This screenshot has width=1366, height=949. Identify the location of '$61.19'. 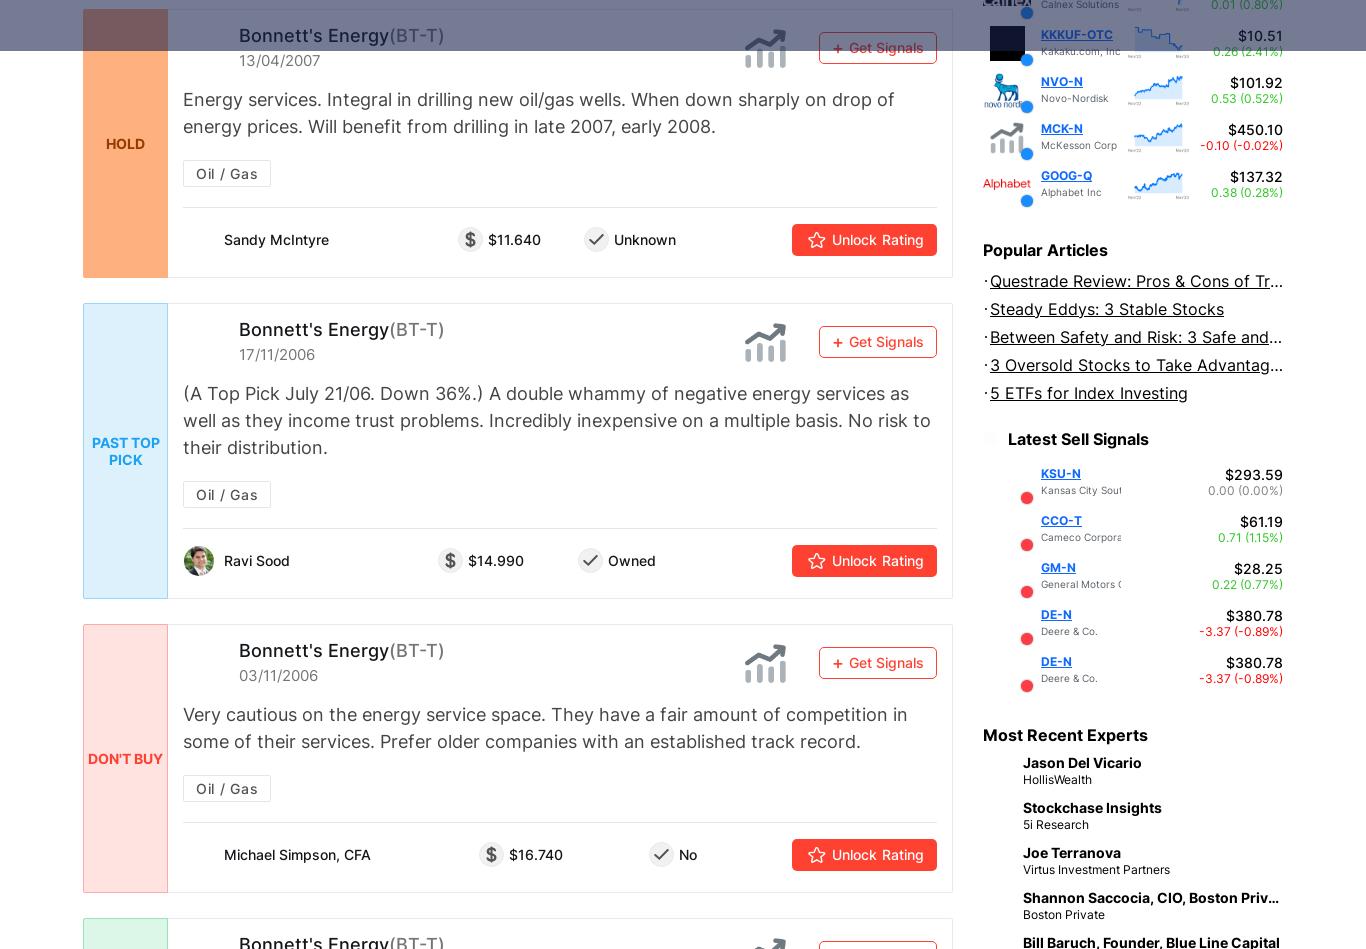
(1260, 519).